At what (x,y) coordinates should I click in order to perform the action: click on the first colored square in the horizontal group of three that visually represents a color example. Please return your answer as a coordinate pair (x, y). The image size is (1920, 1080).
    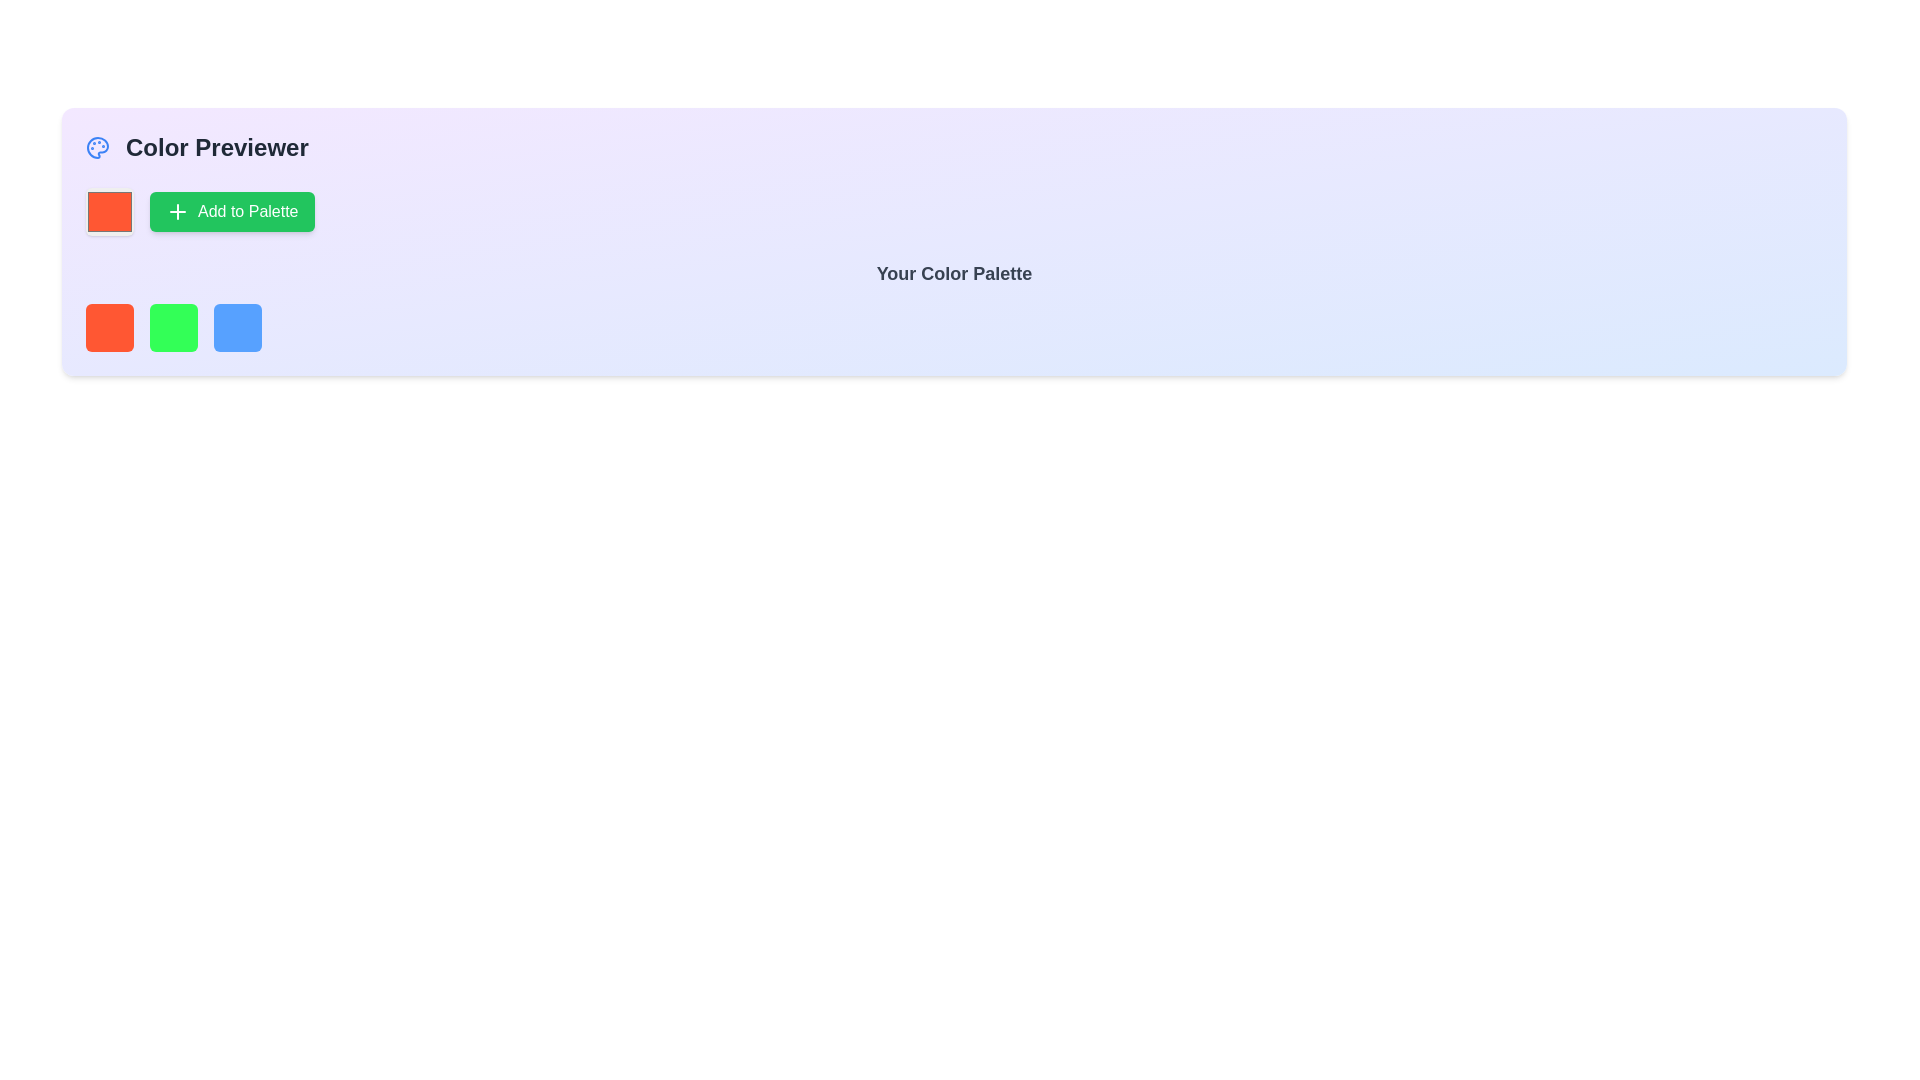
    Looking at the image, I should click on (109, 326).